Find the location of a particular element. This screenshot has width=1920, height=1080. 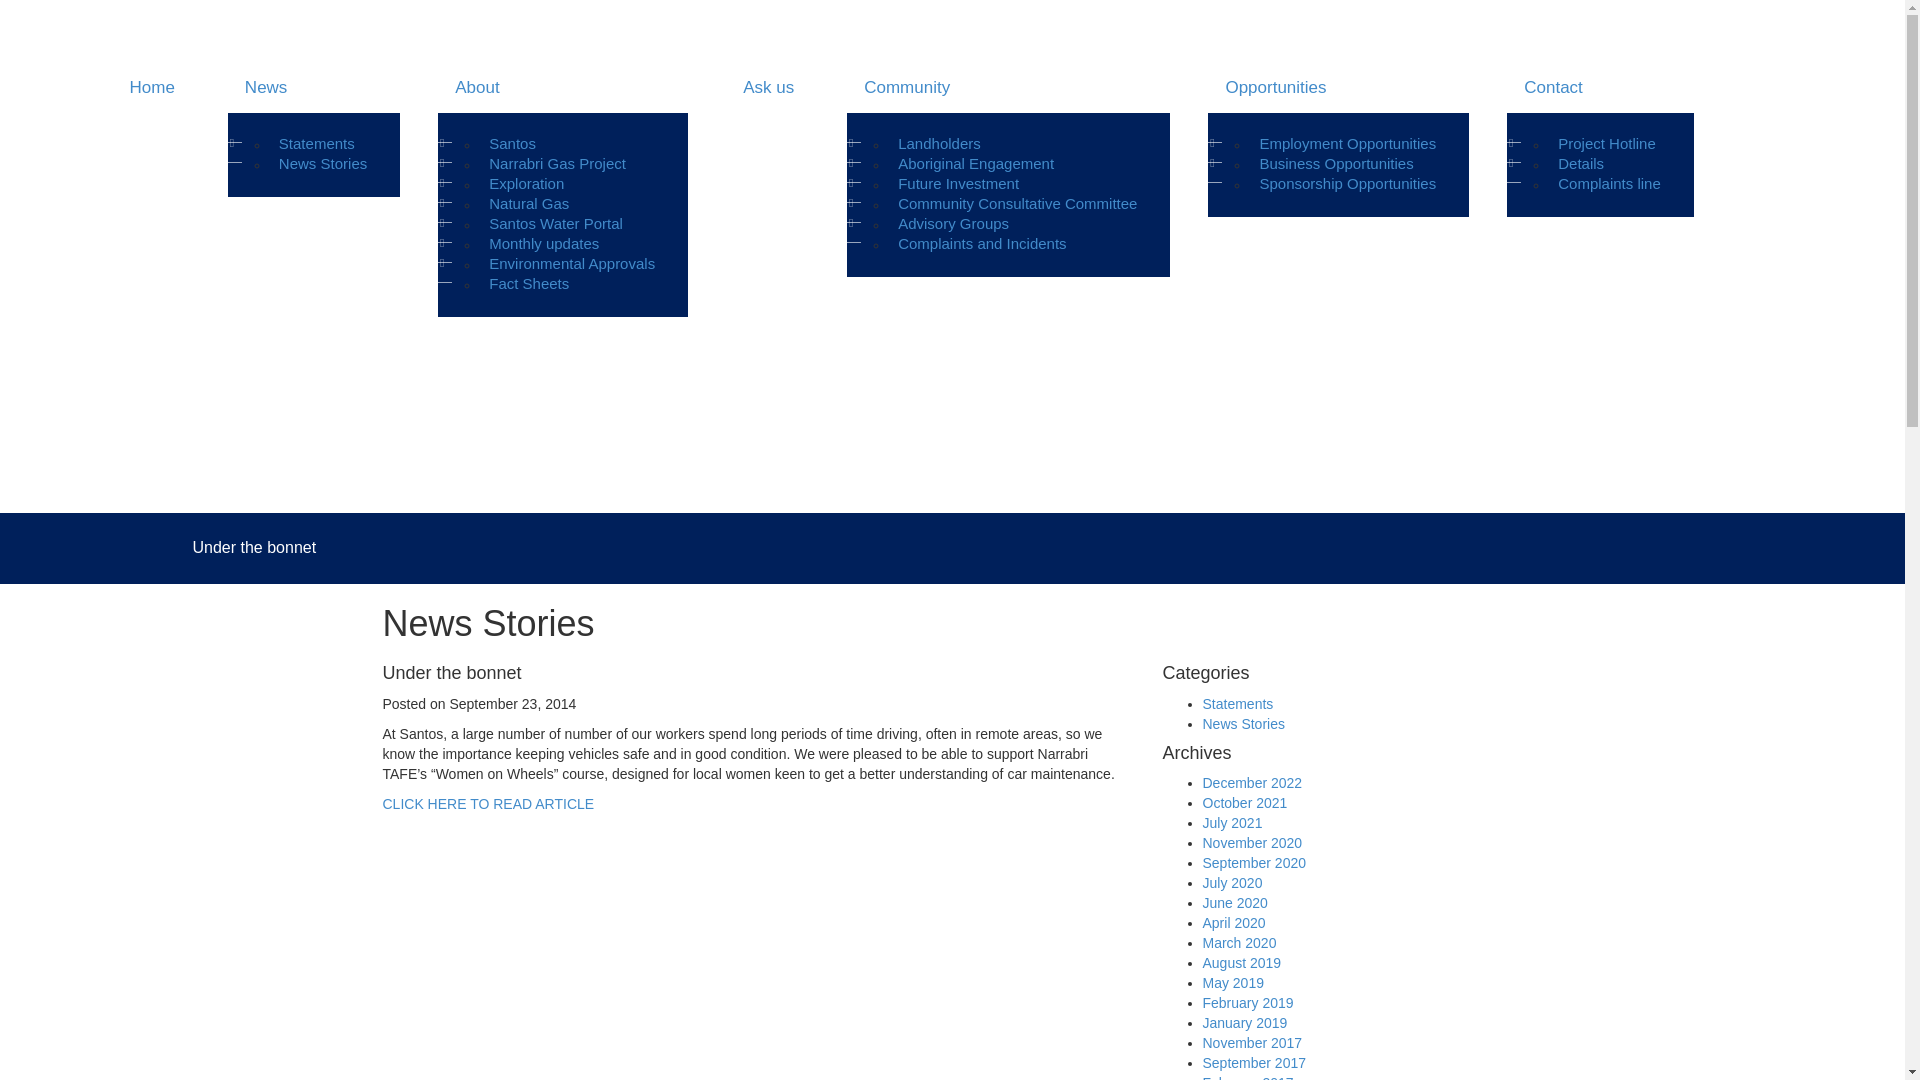

'Employment Opportunities' is located at coordinates (1248, 142).